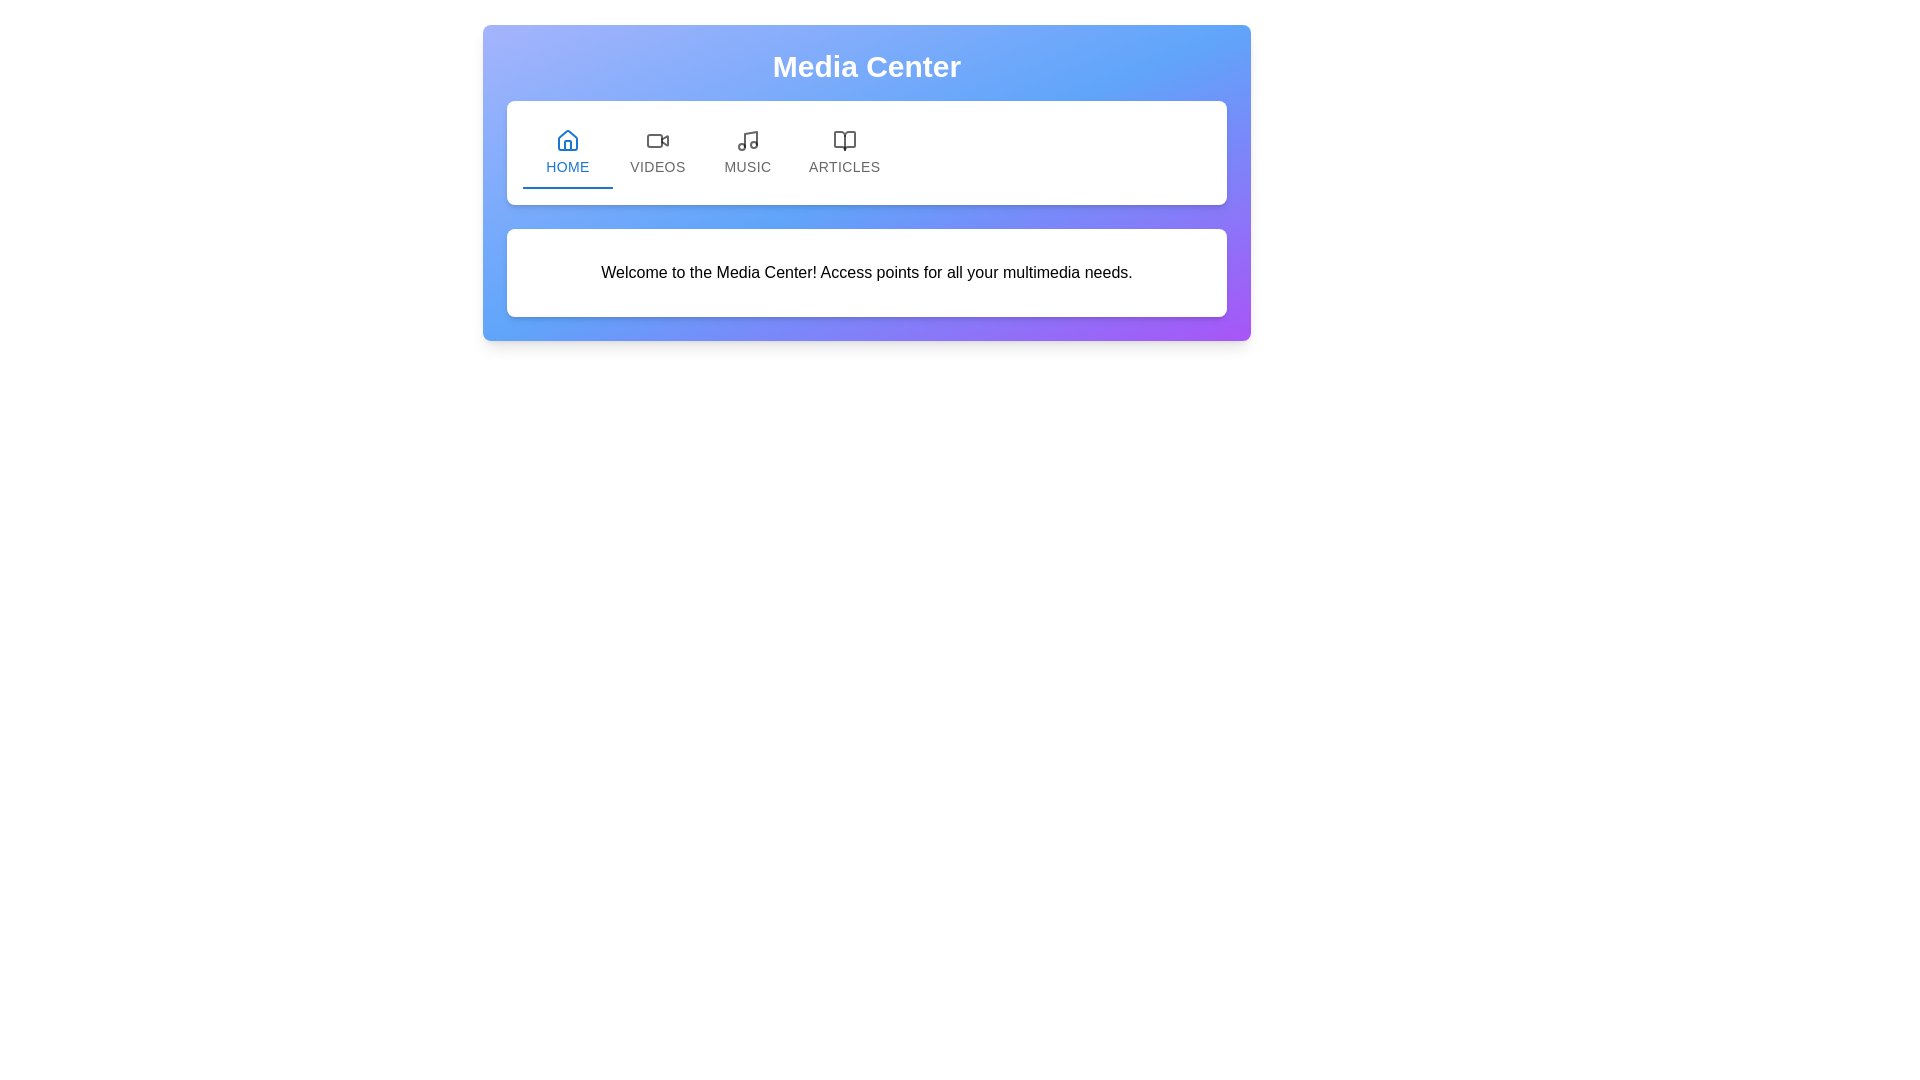 This screenshot has width=1920, height=1080. I want to click on the 'Articles' tab button which is the fourth tab in a row of tabs labeled 'Home', 'Videos', 'Music', and 'Articles', featuring an open book icon above the text and styled with a black font on a white background, so click(844, 152).